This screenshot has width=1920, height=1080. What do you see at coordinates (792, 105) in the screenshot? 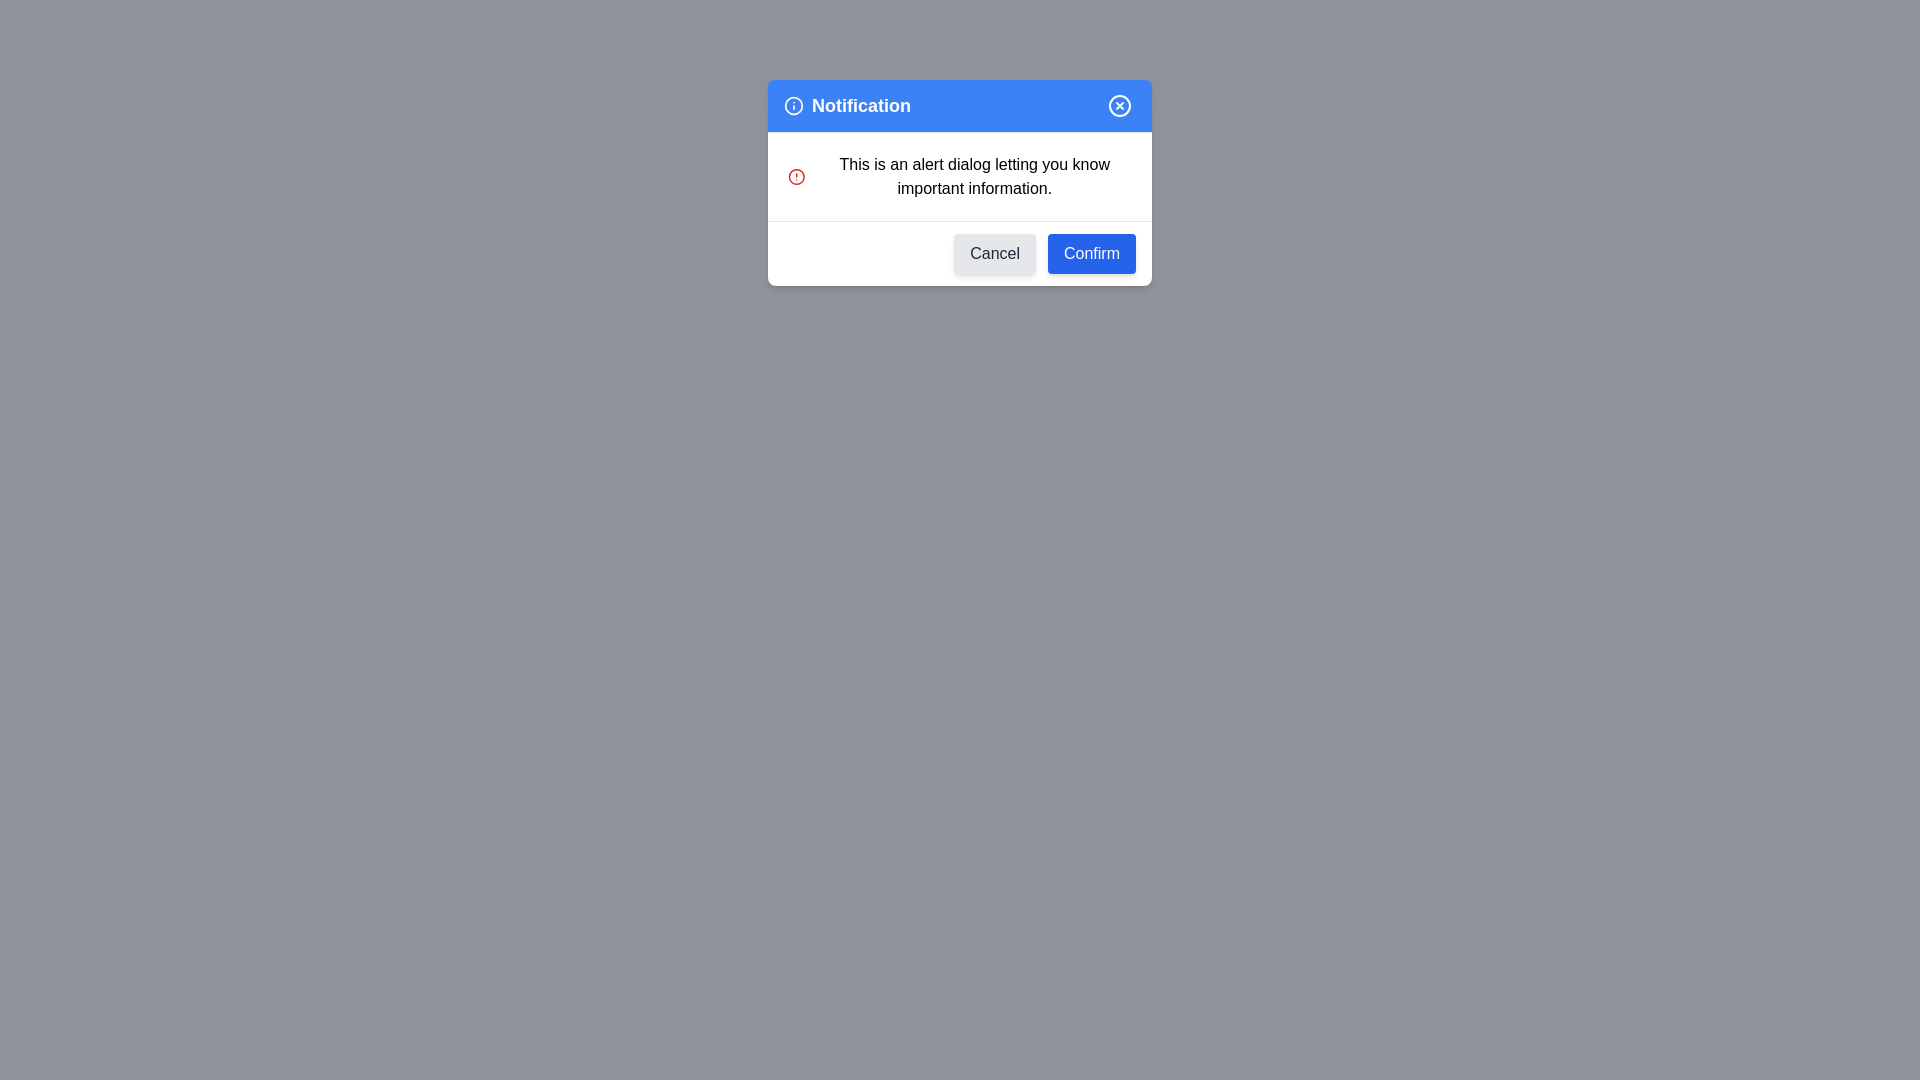
I see `the information icon located on the left side of the 'Notification' header, adjacent to the word 'Notification'` at bounding box center [792, 105].